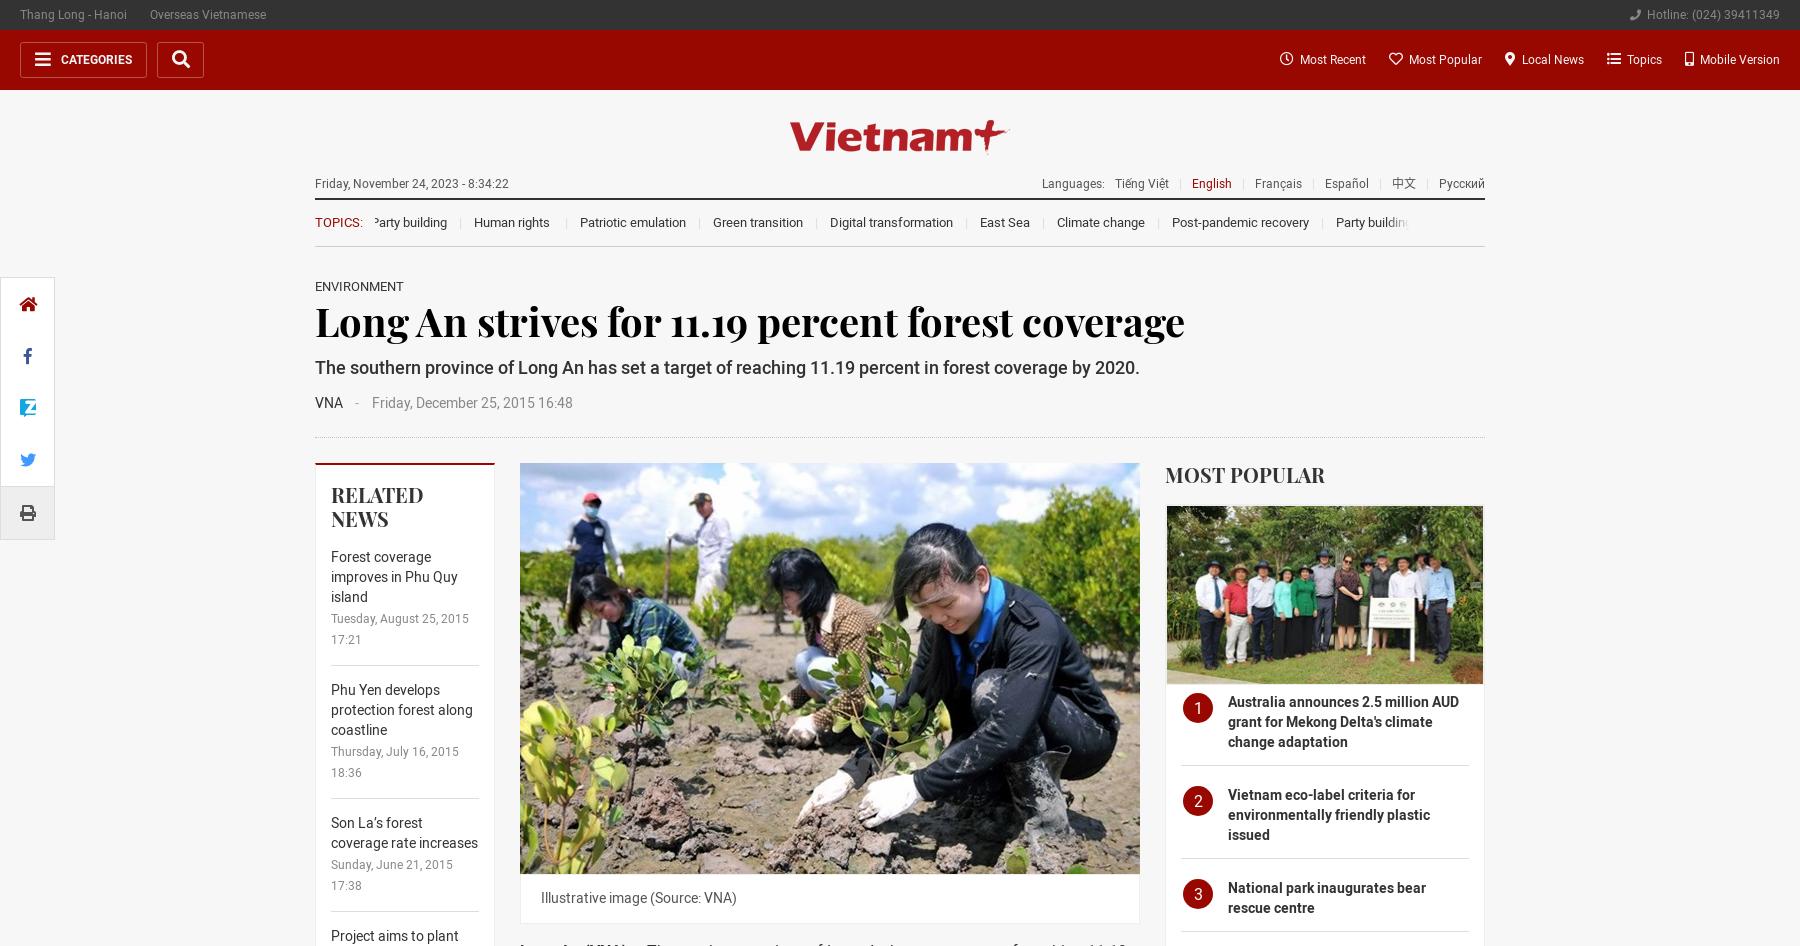 This screenshot has height=946, width=1800. I want to click on 'Son La’s forest coverage rate increases', so click(330, 832).